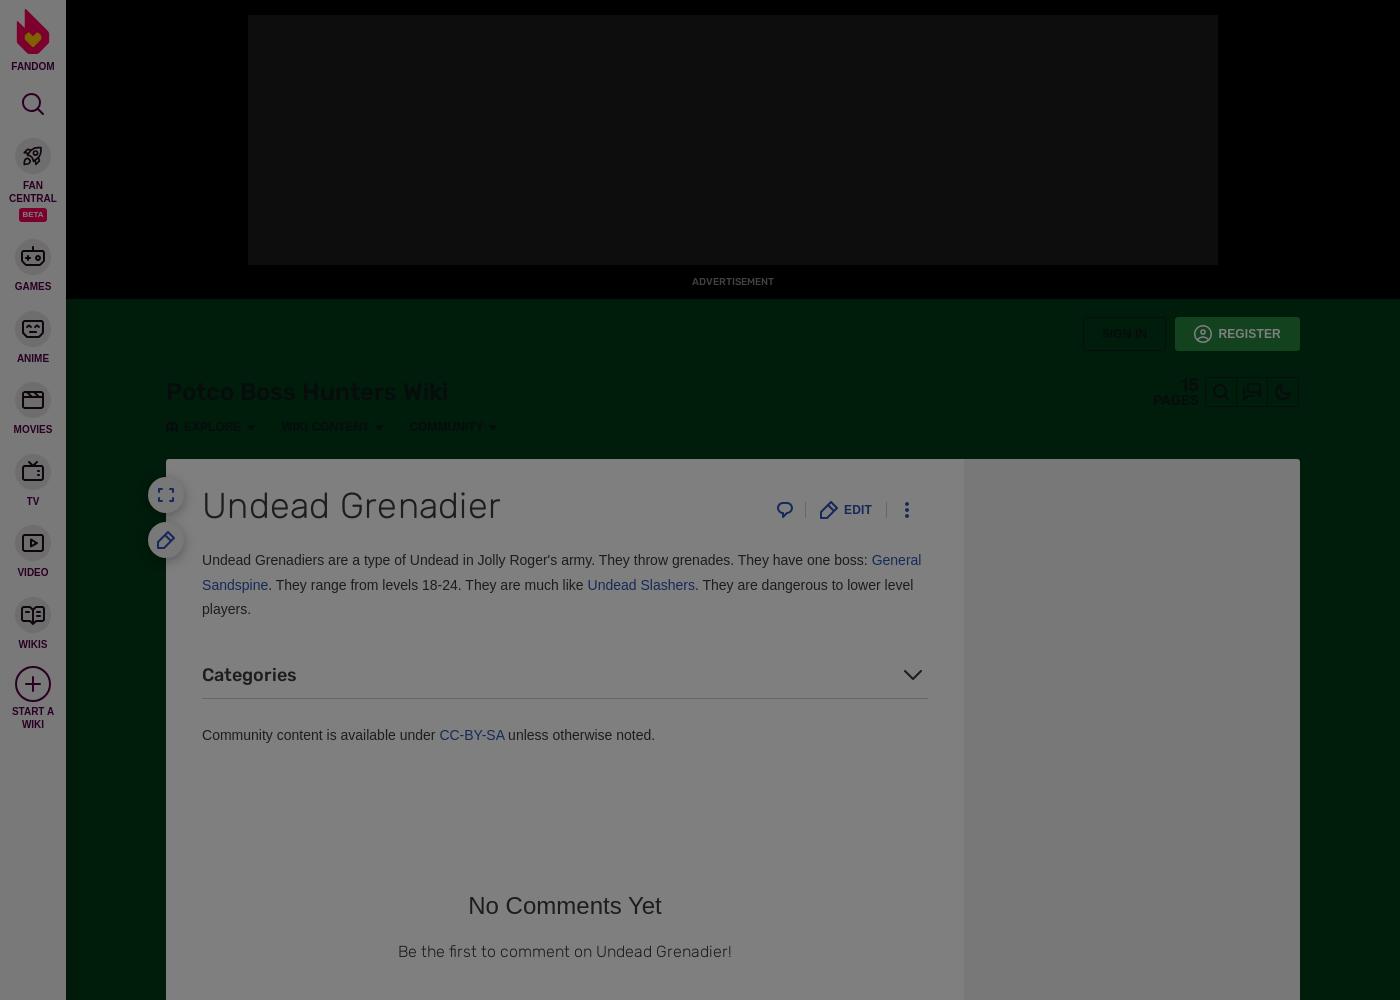  What do you see at coordinates (249, 674) in the screenshot?
I see `'Categories'` at bounding box center [249, 674].